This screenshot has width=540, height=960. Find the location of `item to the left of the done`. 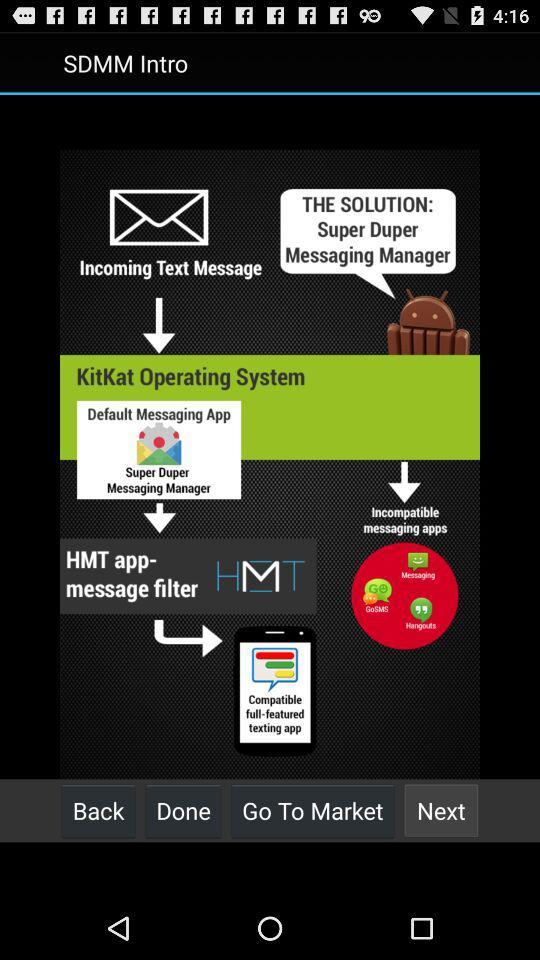

item to the left of the done is located at coordinates (97, 810).